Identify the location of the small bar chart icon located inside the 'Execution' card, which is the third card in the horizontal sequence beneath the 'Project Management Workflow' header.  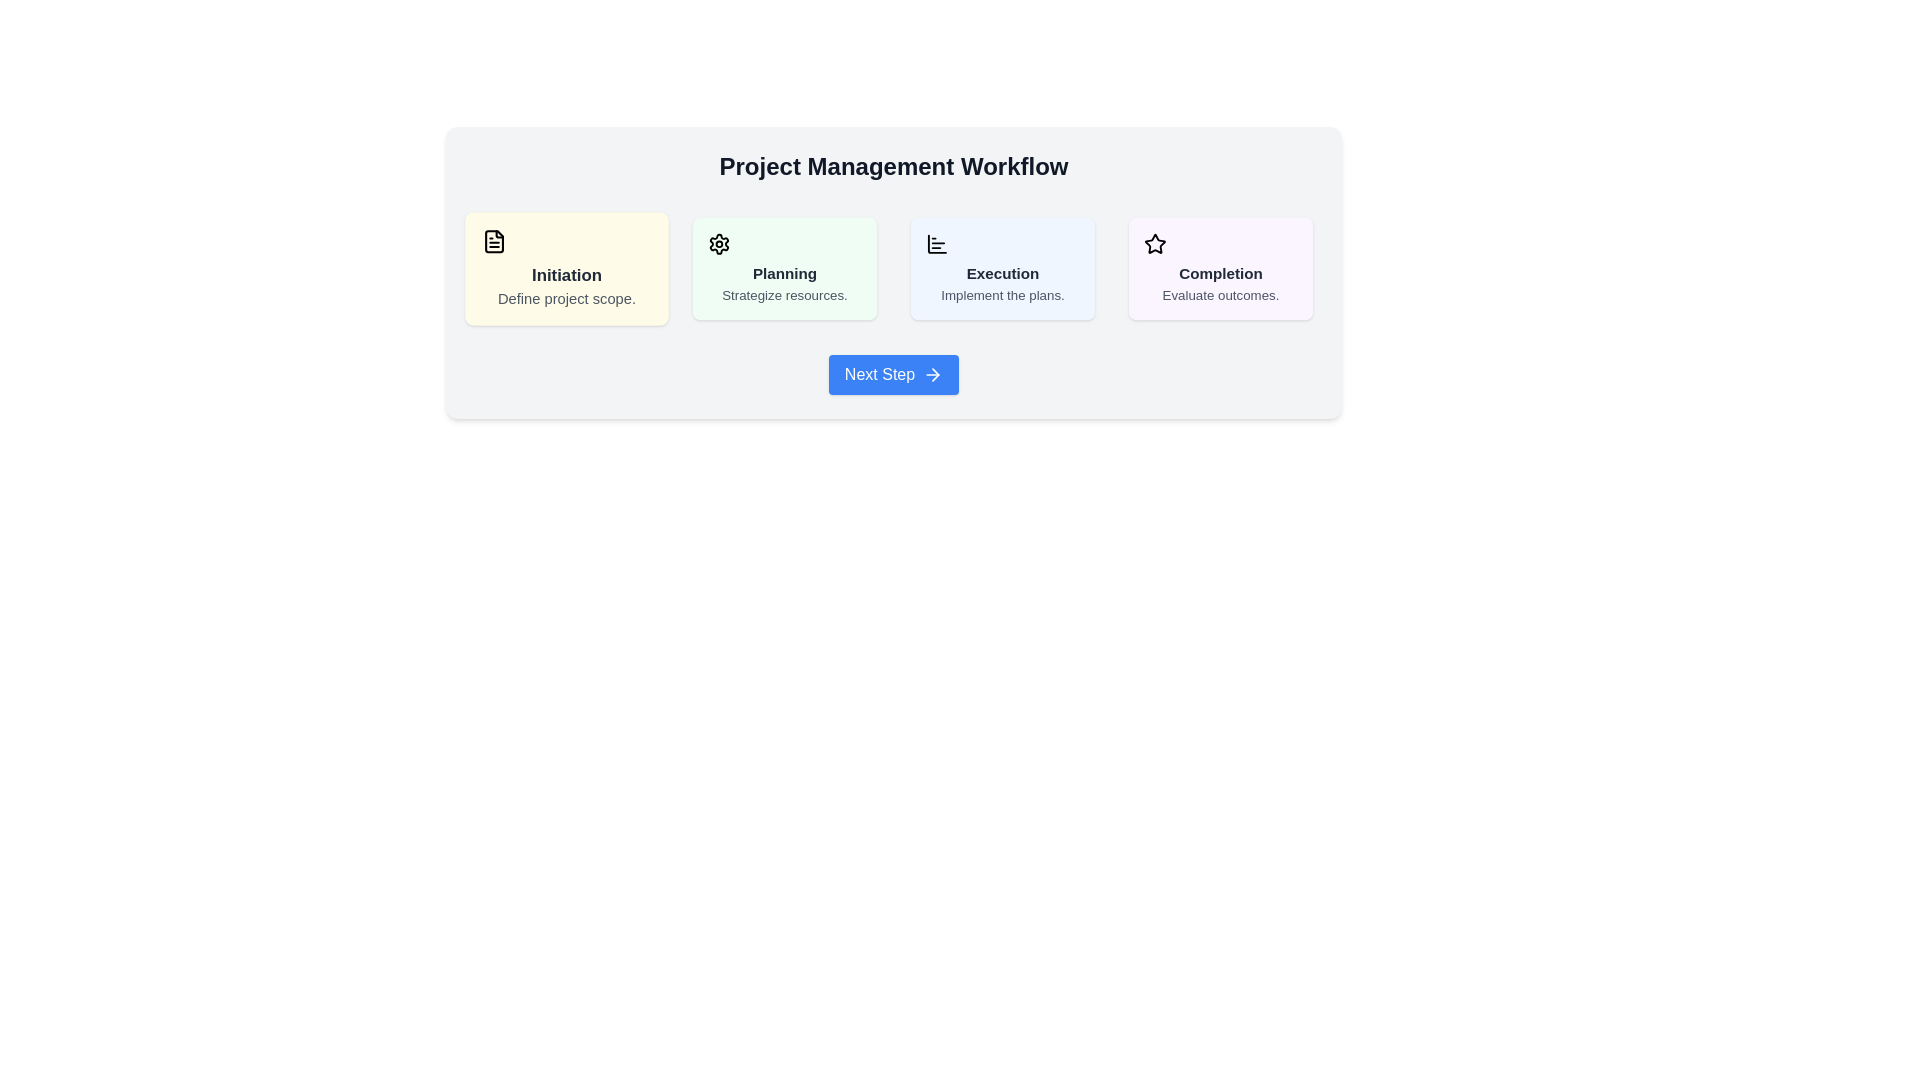
(936, 243).